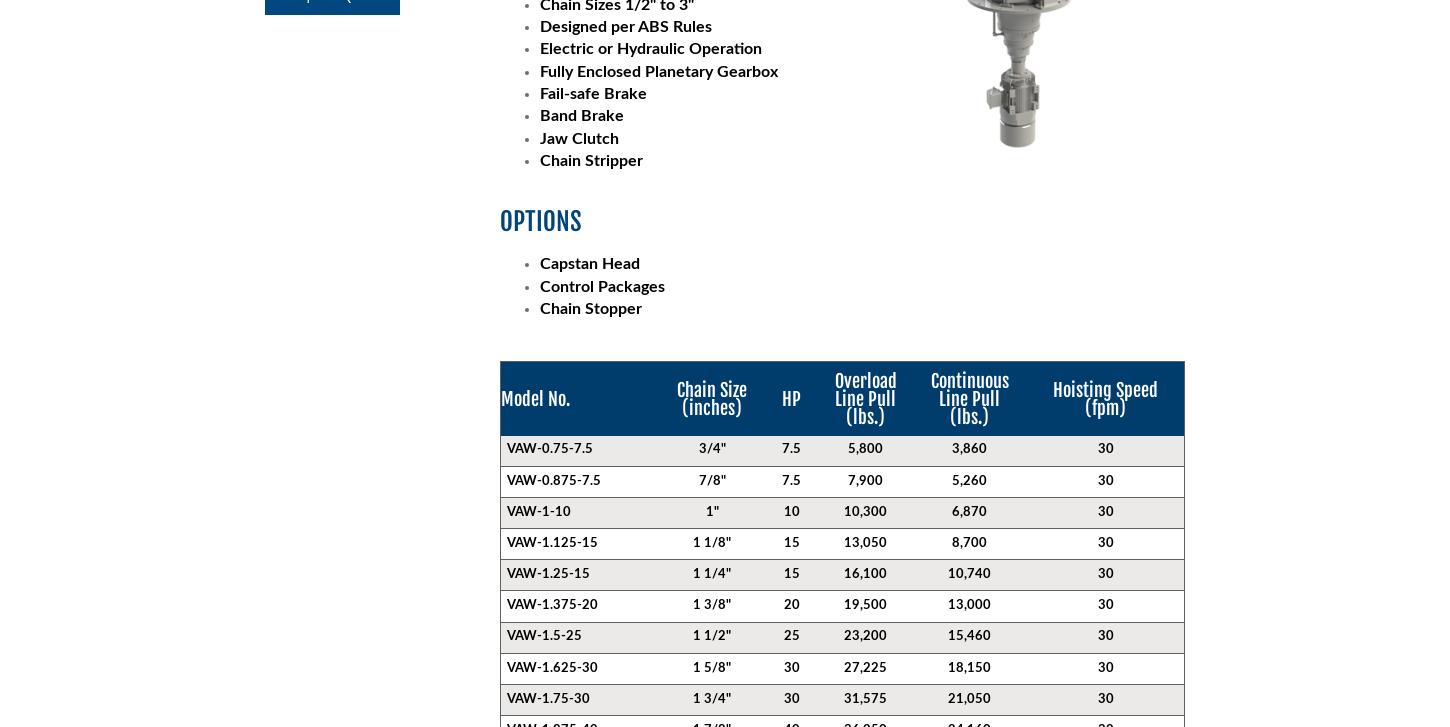 Image resolution: width=1450 pixels, height=727 pixels. Describe the element at coordinates (790, 604) in the screenshot. I see `'20'` at that location.